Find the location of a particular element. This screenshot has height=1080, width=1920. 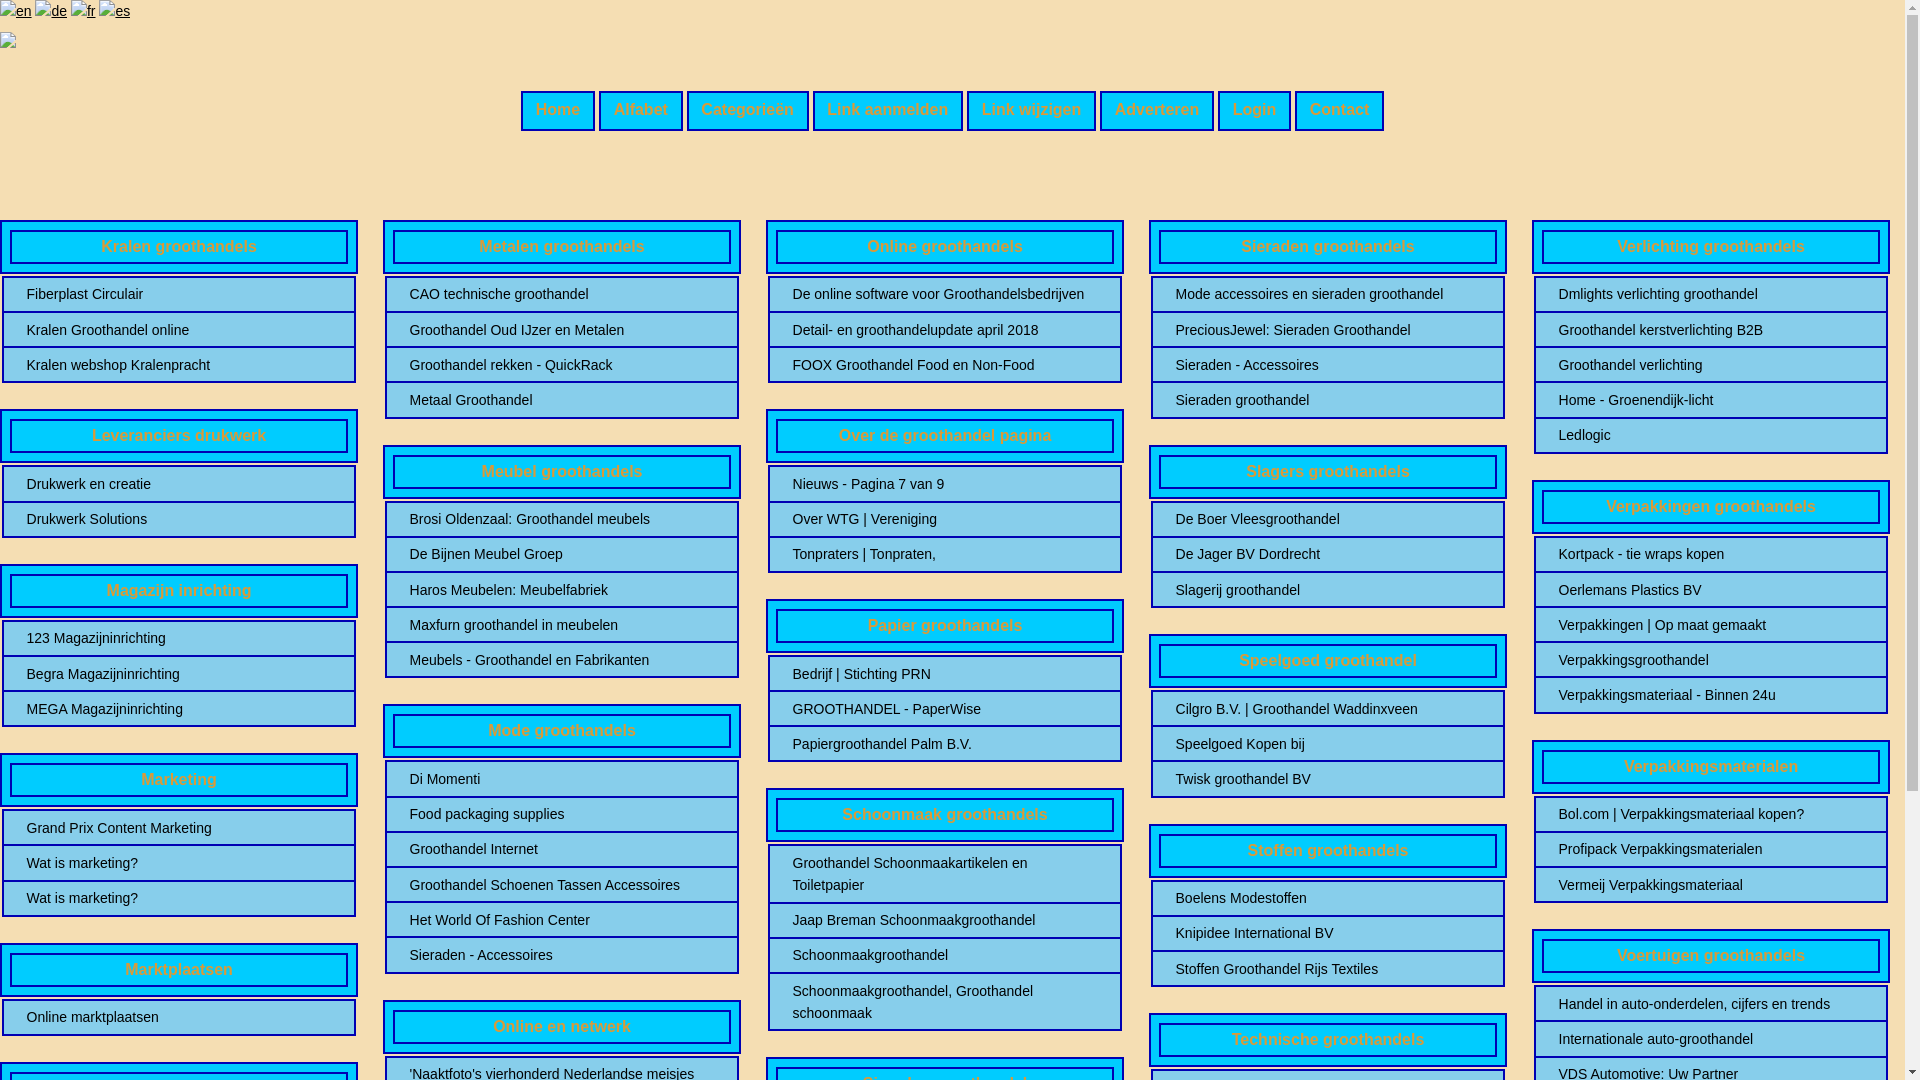

'Home' is located at coordinates (557, 111).